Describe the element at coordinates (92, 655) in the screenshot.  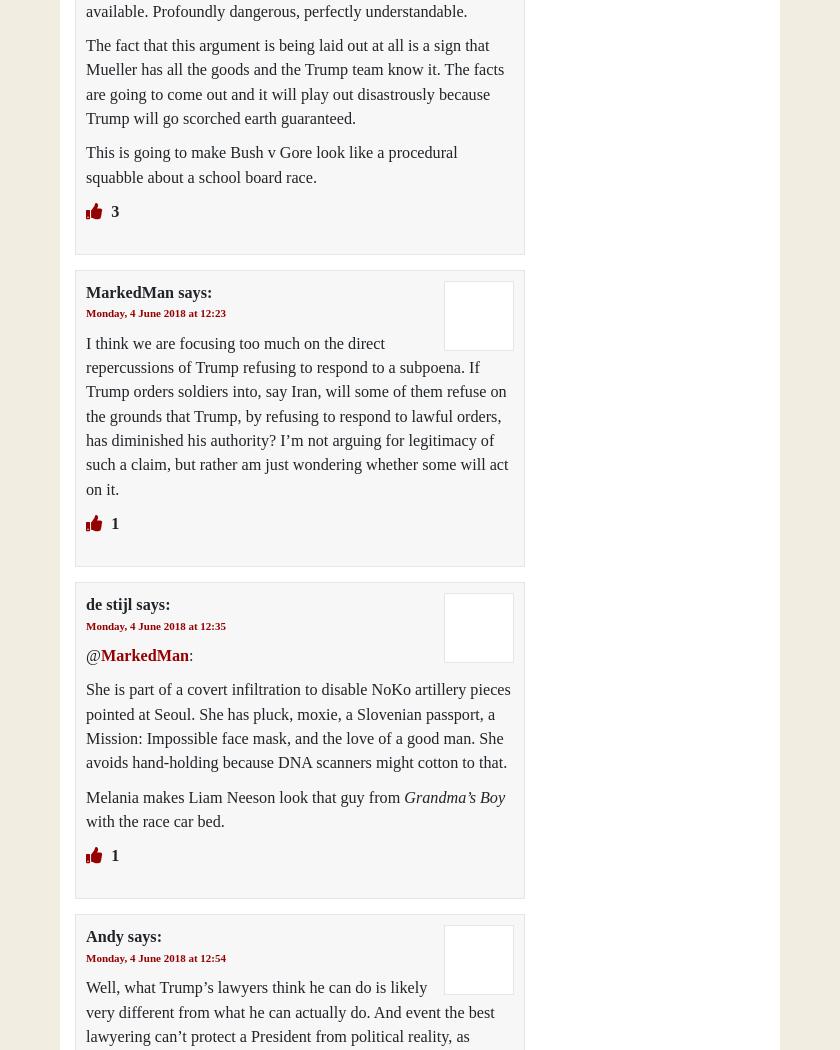
I see `'@'` at that location.